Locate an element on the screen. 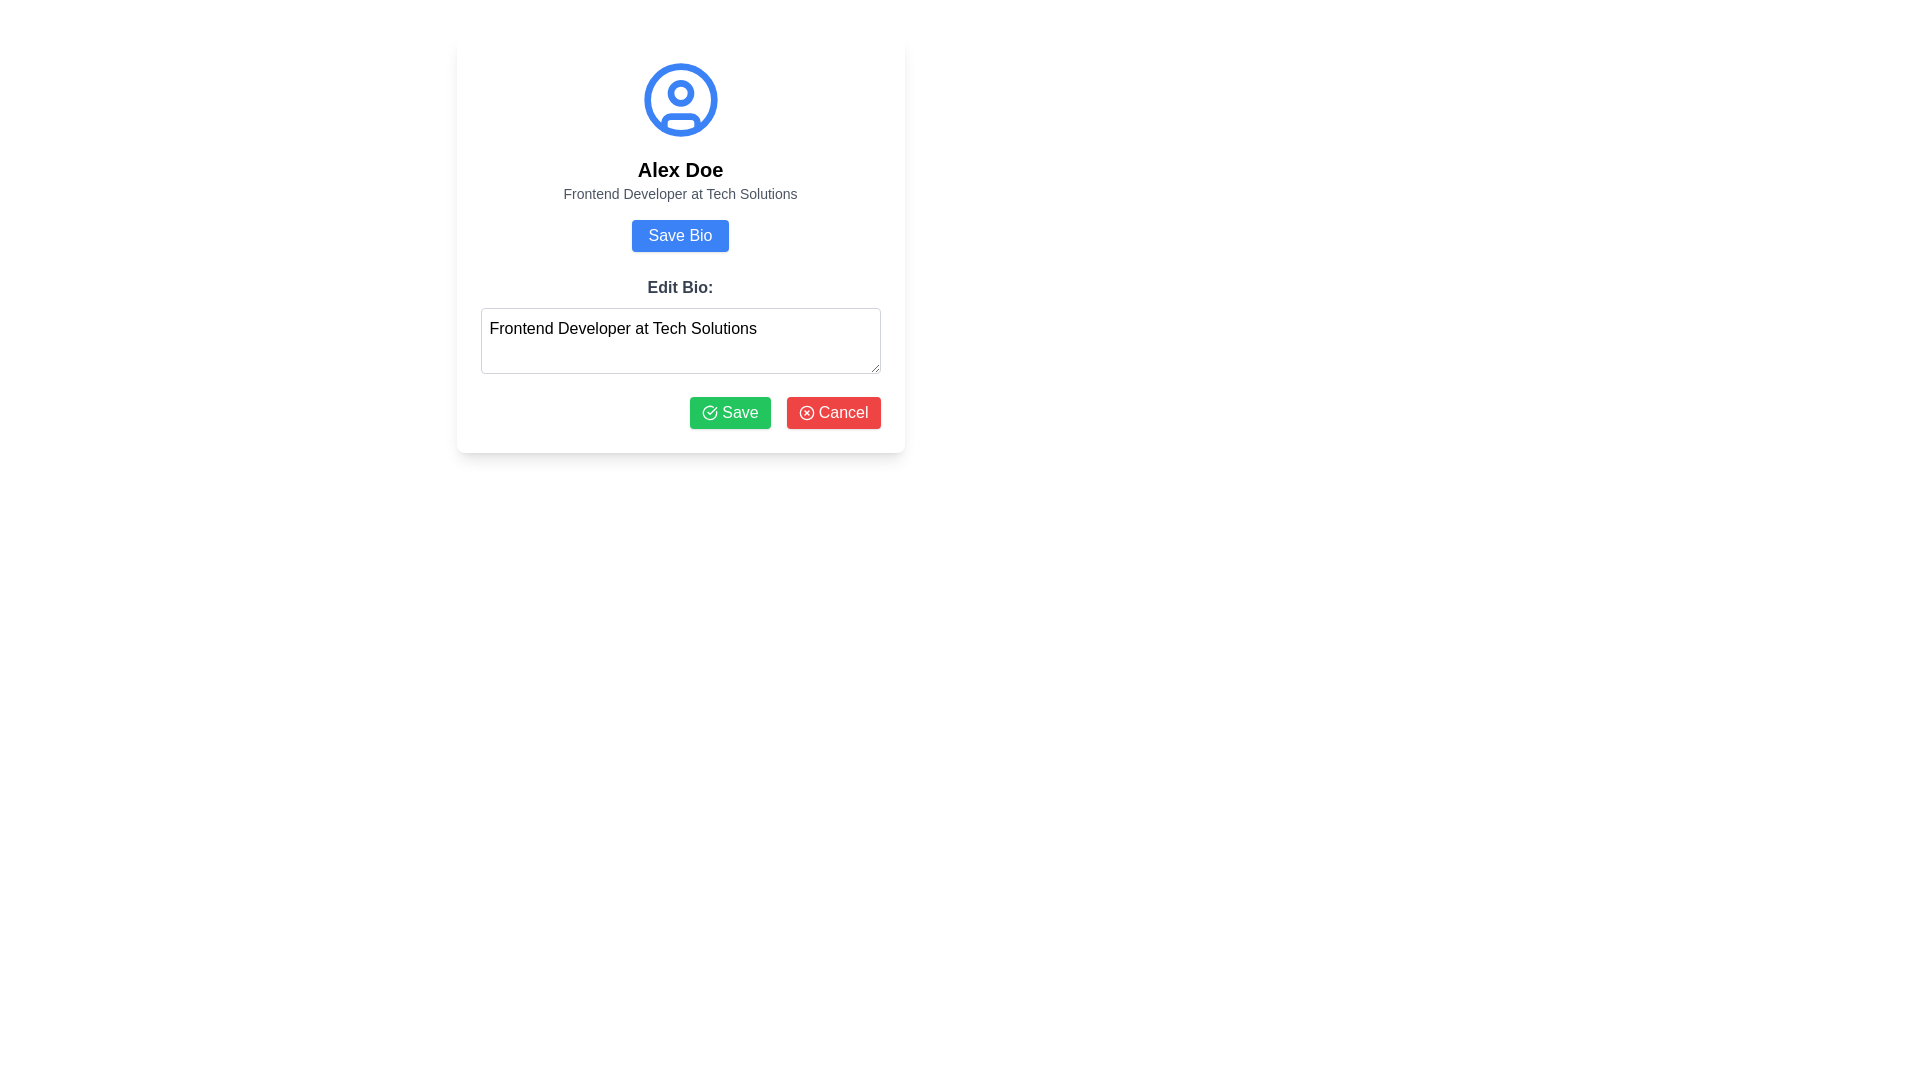 The image size is (1920, 1080). the green 'Save' button with rounded edges that contains a circular checkmark icon and the label 'Save' in white text, located near the bottom of a form interface is located at coordinates (729, 411).